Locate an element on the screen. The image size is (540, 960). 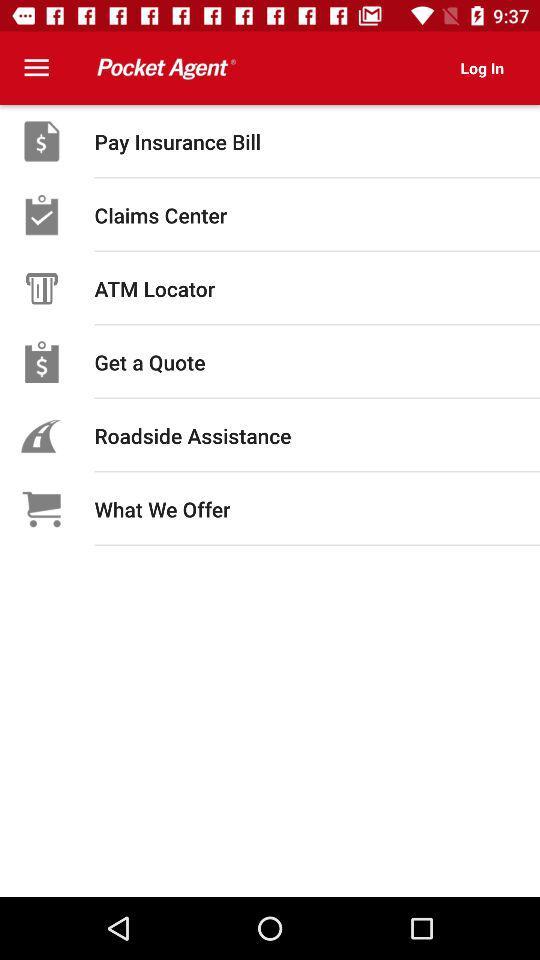
icon at the top right corner is located at coordinates (481, 68).